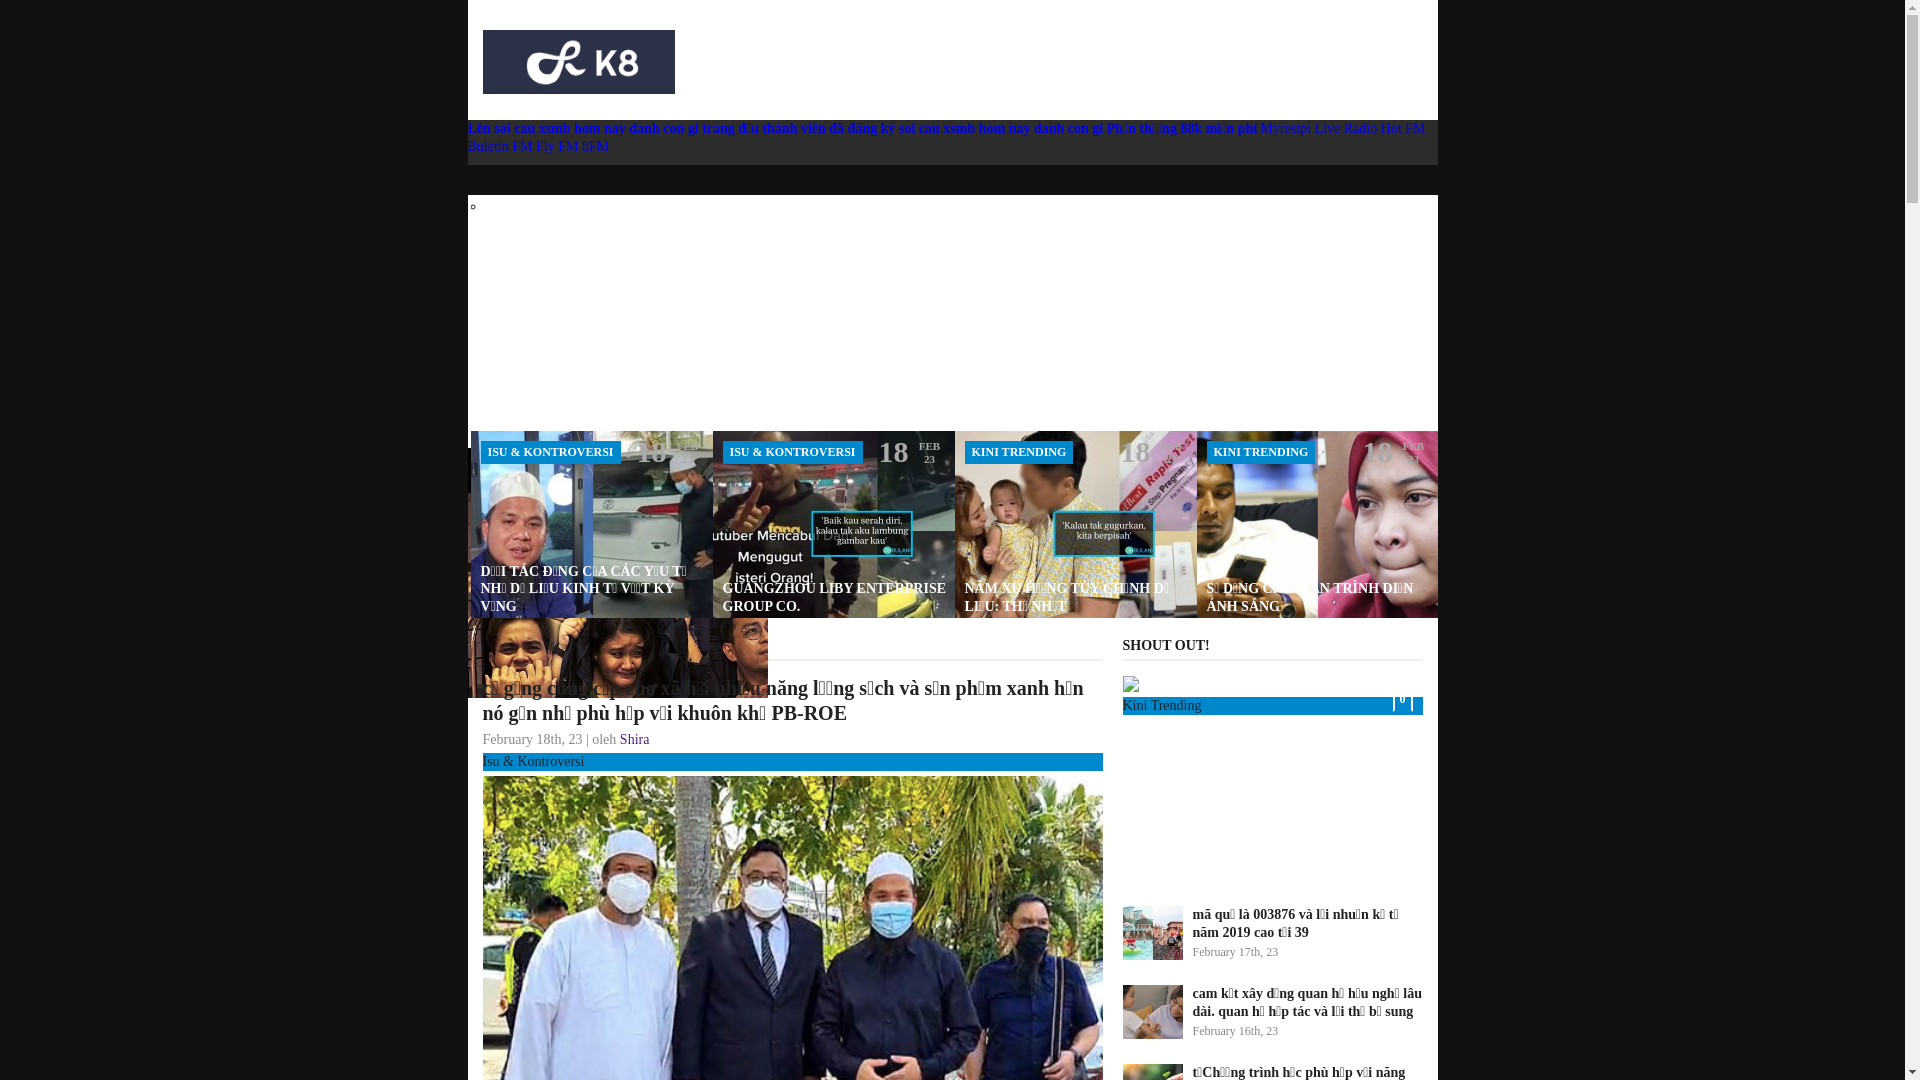 This screenshot has height=1080, width=1920. What do you see at coordinates (502, 145) in the screenshot?
I see `'Buletin FM'` at bounding box center [502, 145].